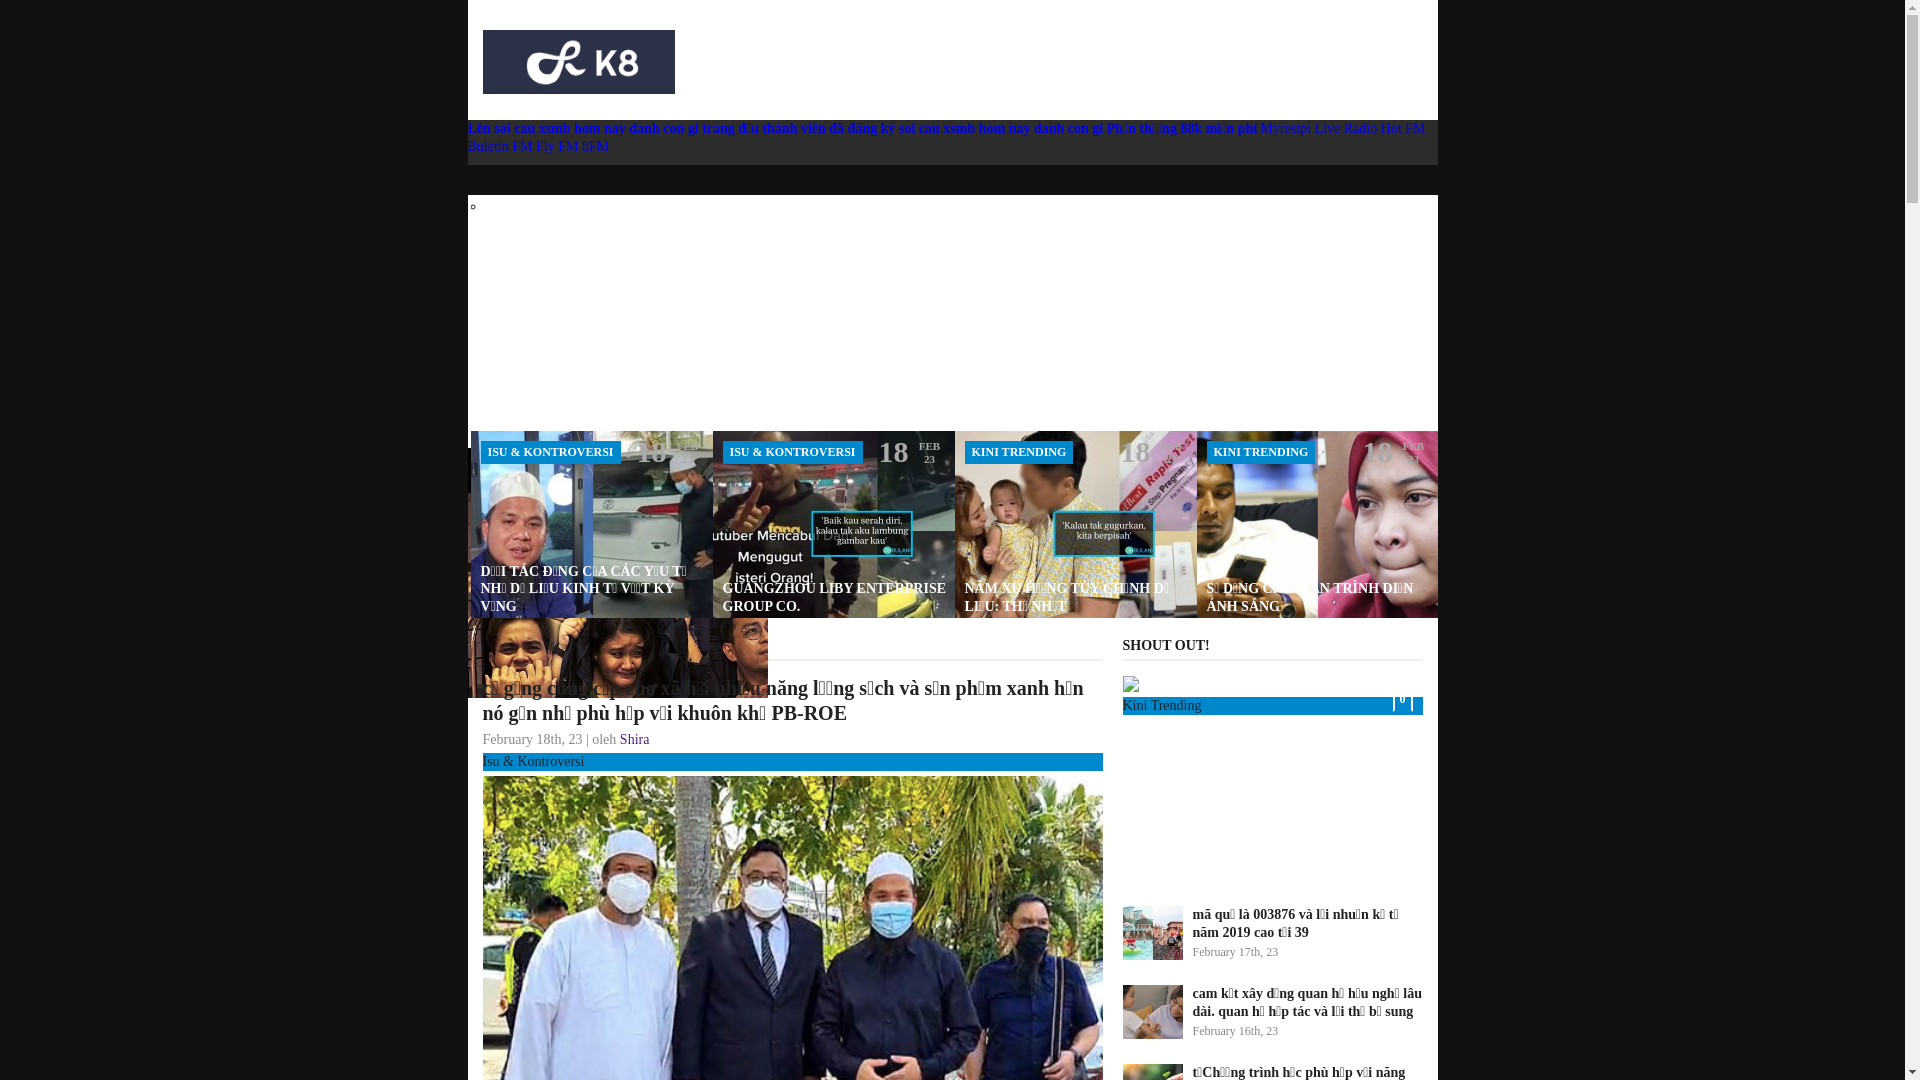 This screenshot has height=1080, width=1920. What do you see at coordinates (502, 145) in the screenshot?
I see `'Buletin FM'` at bounding box center [502, 145].